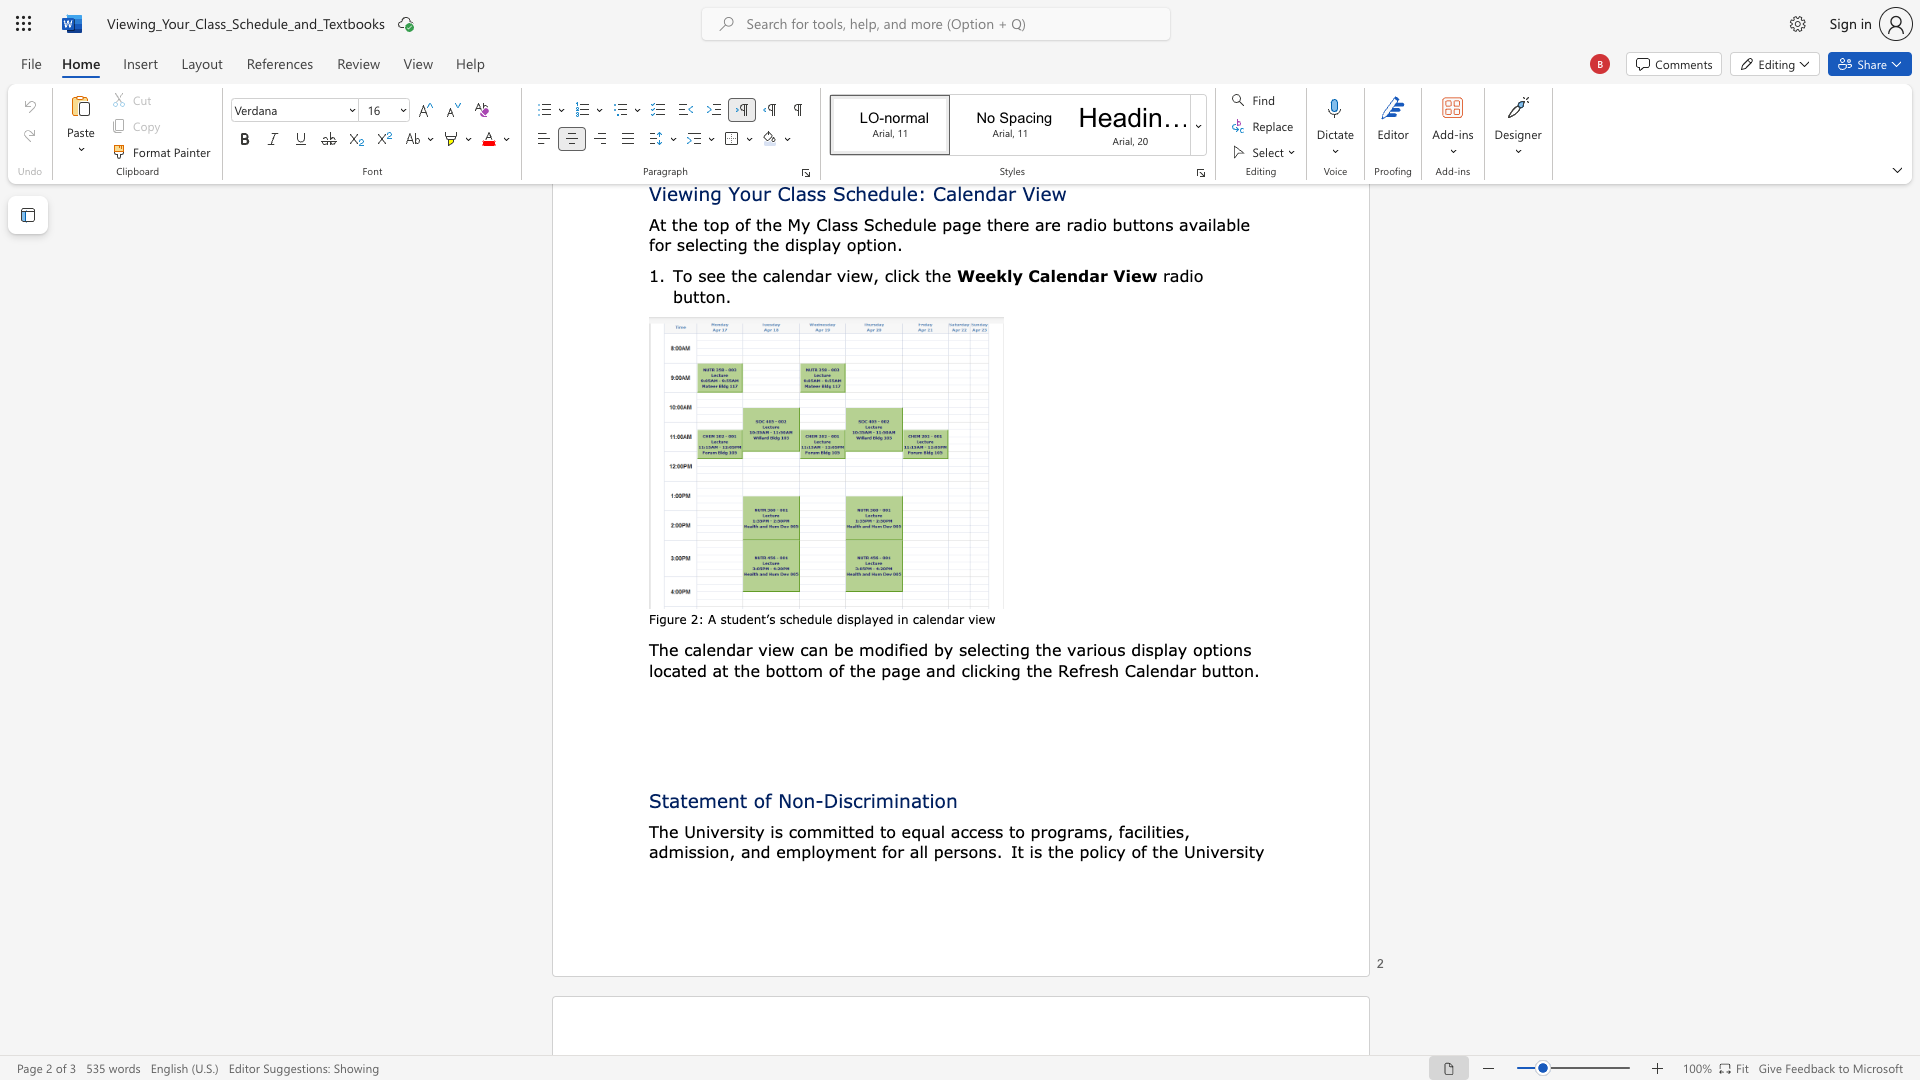 This screenshot has width=1920, height=1080. I want to click on the subset text "on" within the text "Statement of Non-Discrimination", so click(933, 799).